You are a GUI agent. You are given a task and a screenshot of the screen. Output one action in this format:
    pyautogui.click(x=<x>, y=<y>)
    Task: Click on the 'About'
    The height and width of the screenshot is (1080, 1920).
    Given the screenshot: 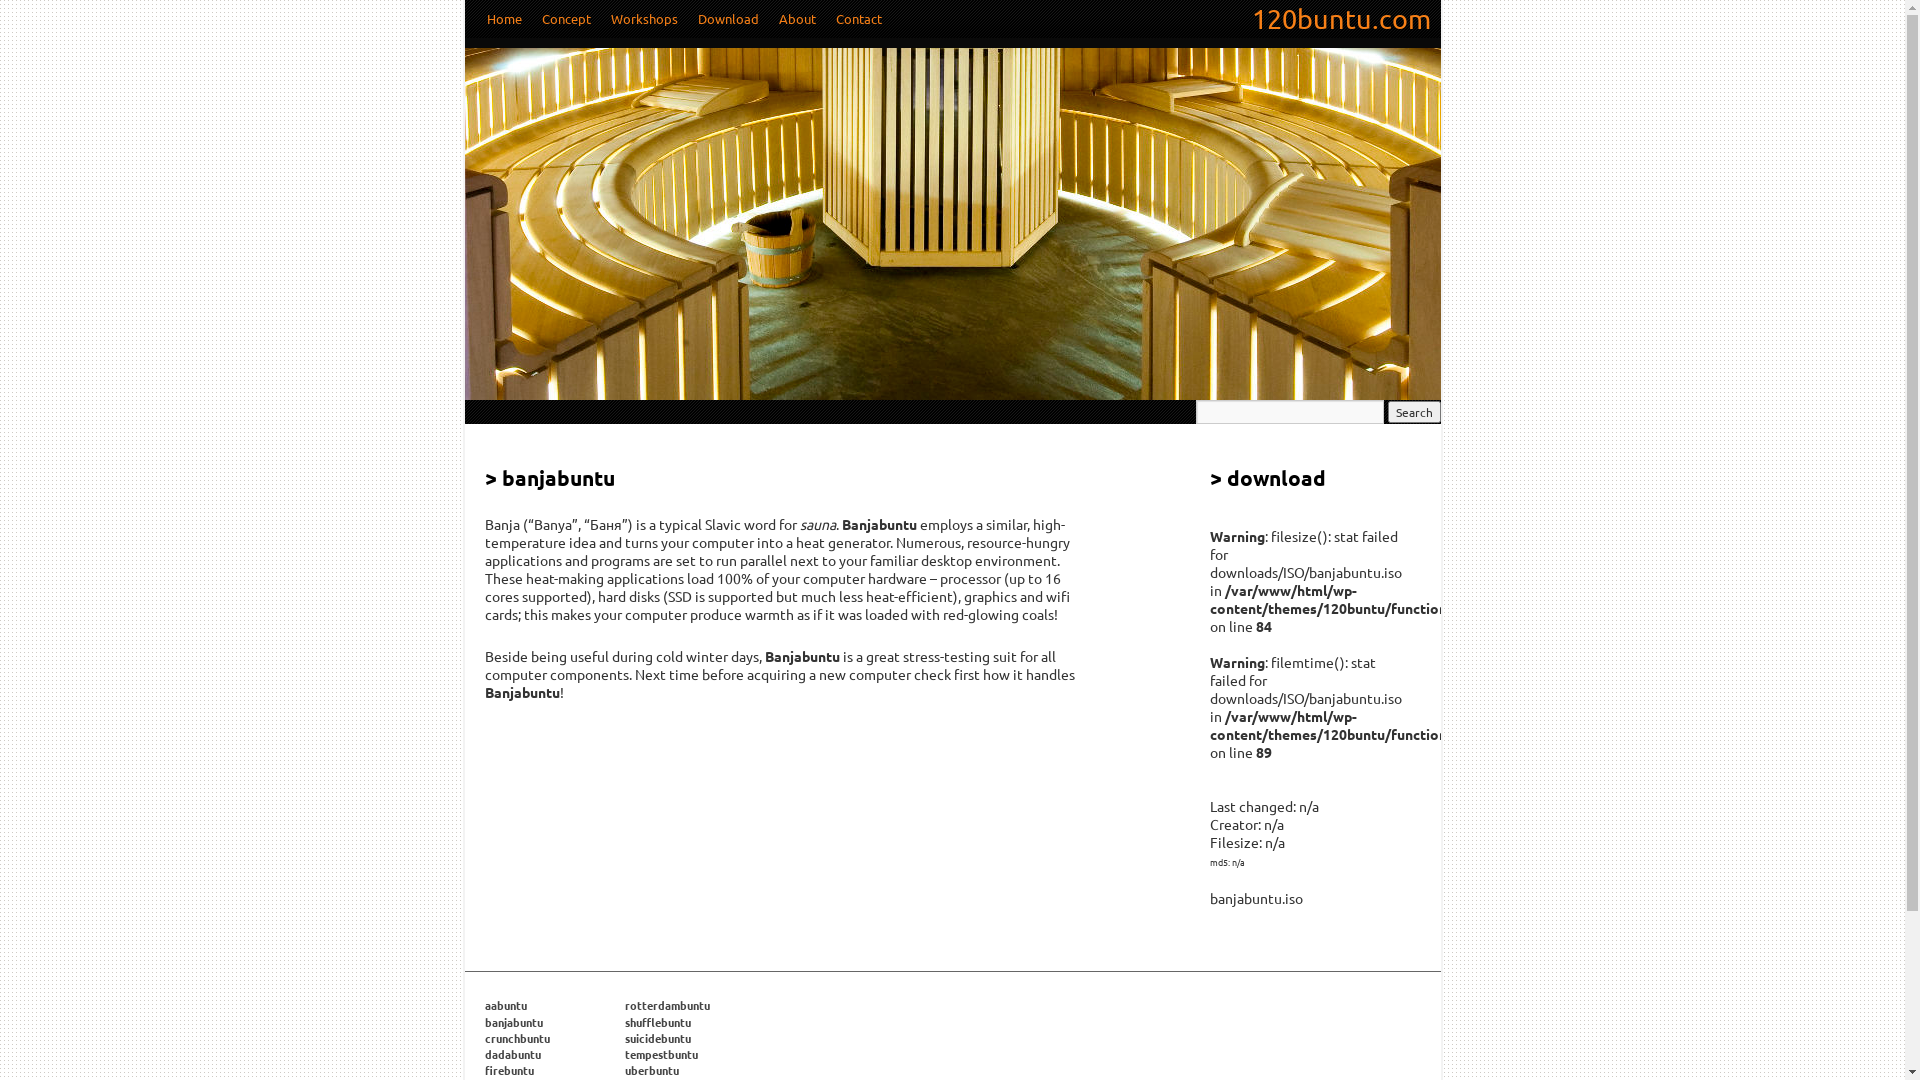 What is the action you would take?
    pyautogui.click(x=795, y=19)
    